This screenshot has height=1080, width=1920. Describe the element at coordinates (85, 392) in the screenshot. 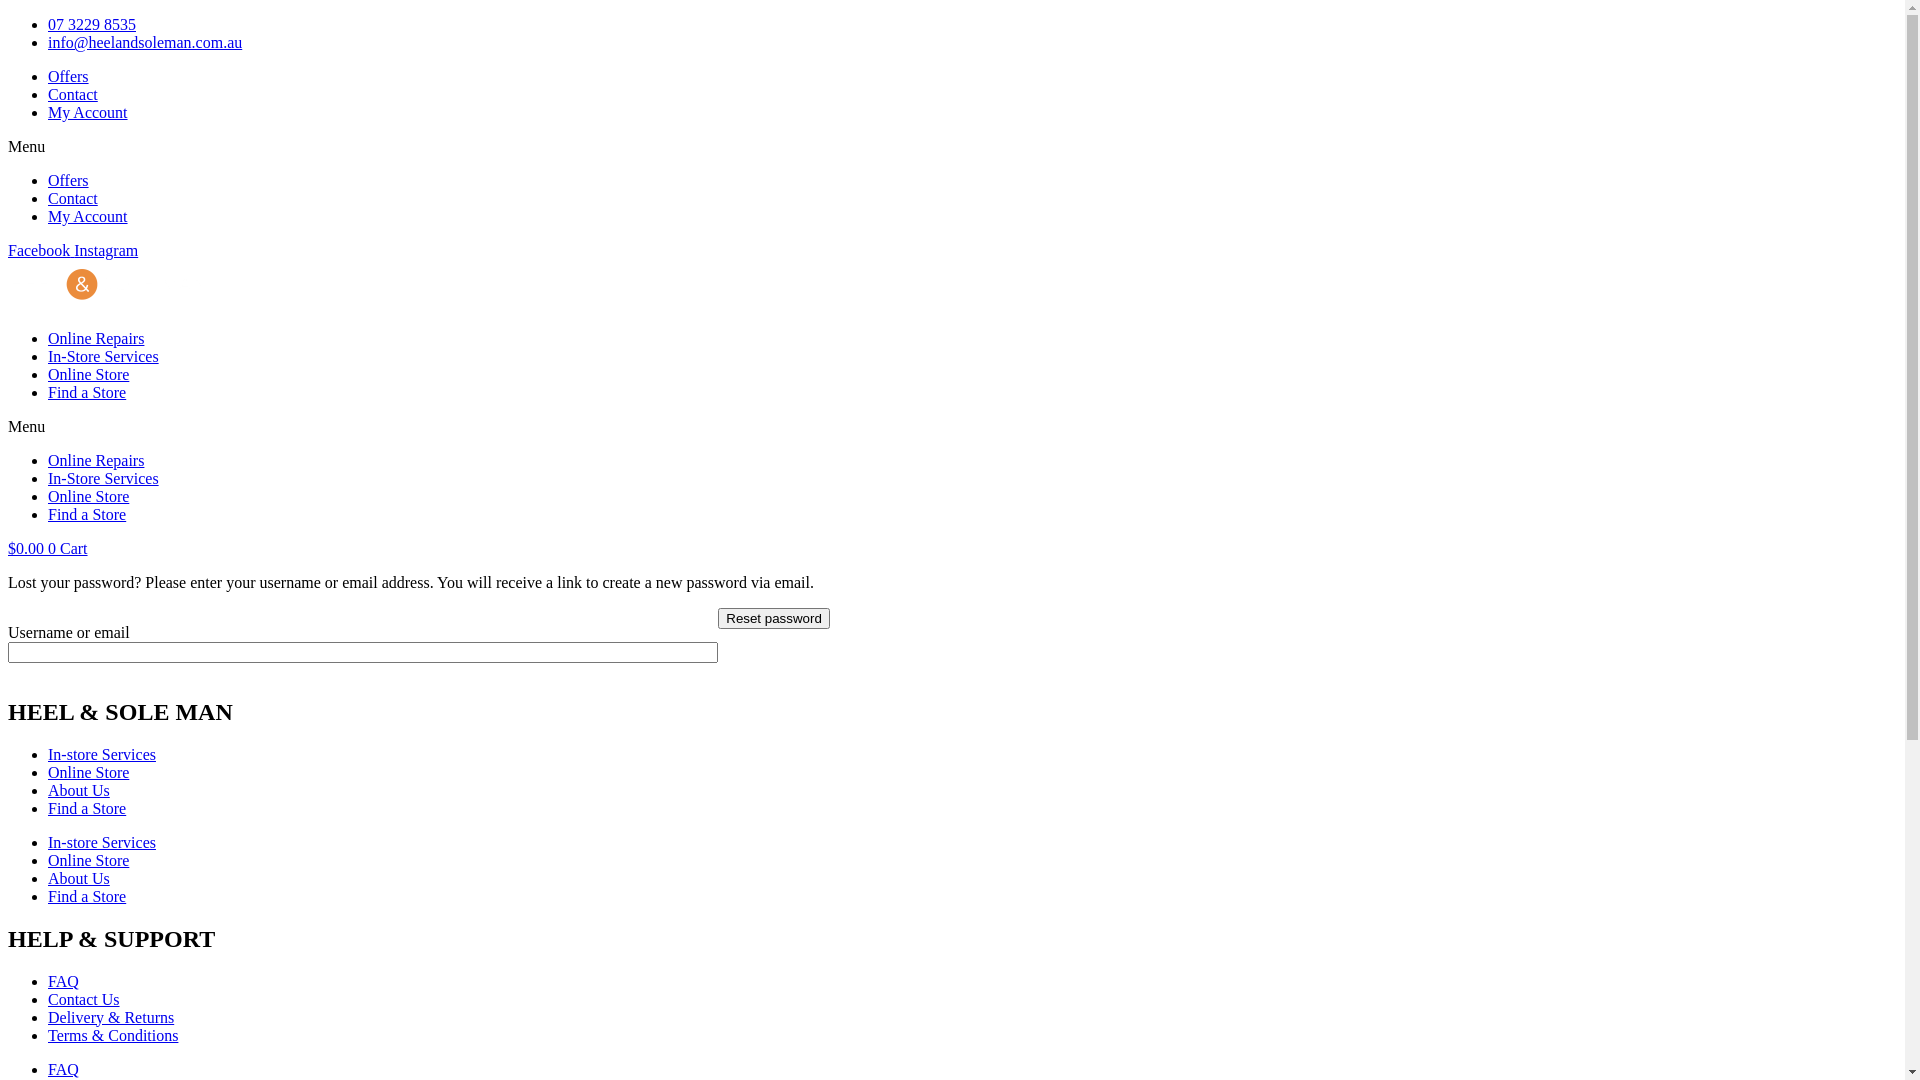

I see `'Find a Store'` at that location.